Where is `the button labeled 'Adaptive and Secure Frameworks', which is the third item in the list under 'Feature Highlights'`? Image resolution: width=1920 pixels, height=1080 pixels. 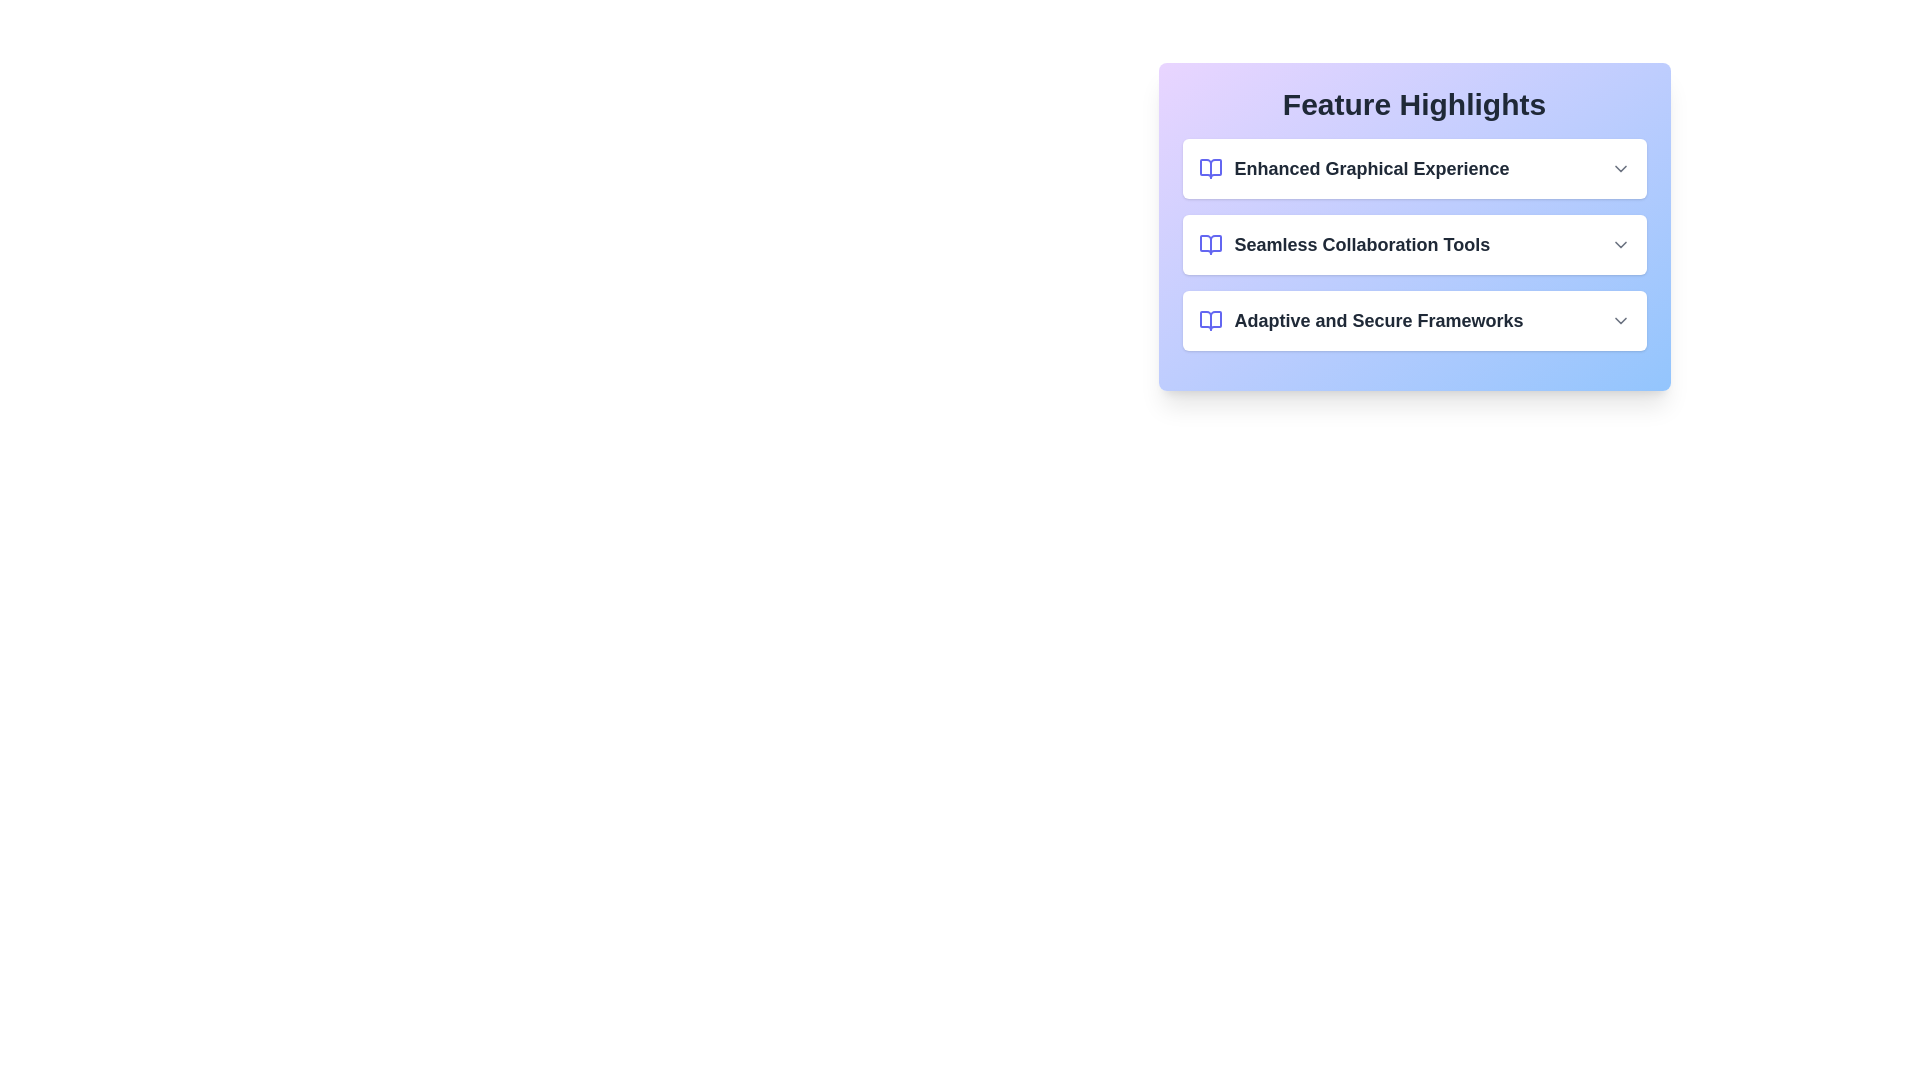 the button labeled 'Adaptive and Secure Frameworks', which is the third item in the list under 'Feature Highlights' is located at coordinates (1413, 319).